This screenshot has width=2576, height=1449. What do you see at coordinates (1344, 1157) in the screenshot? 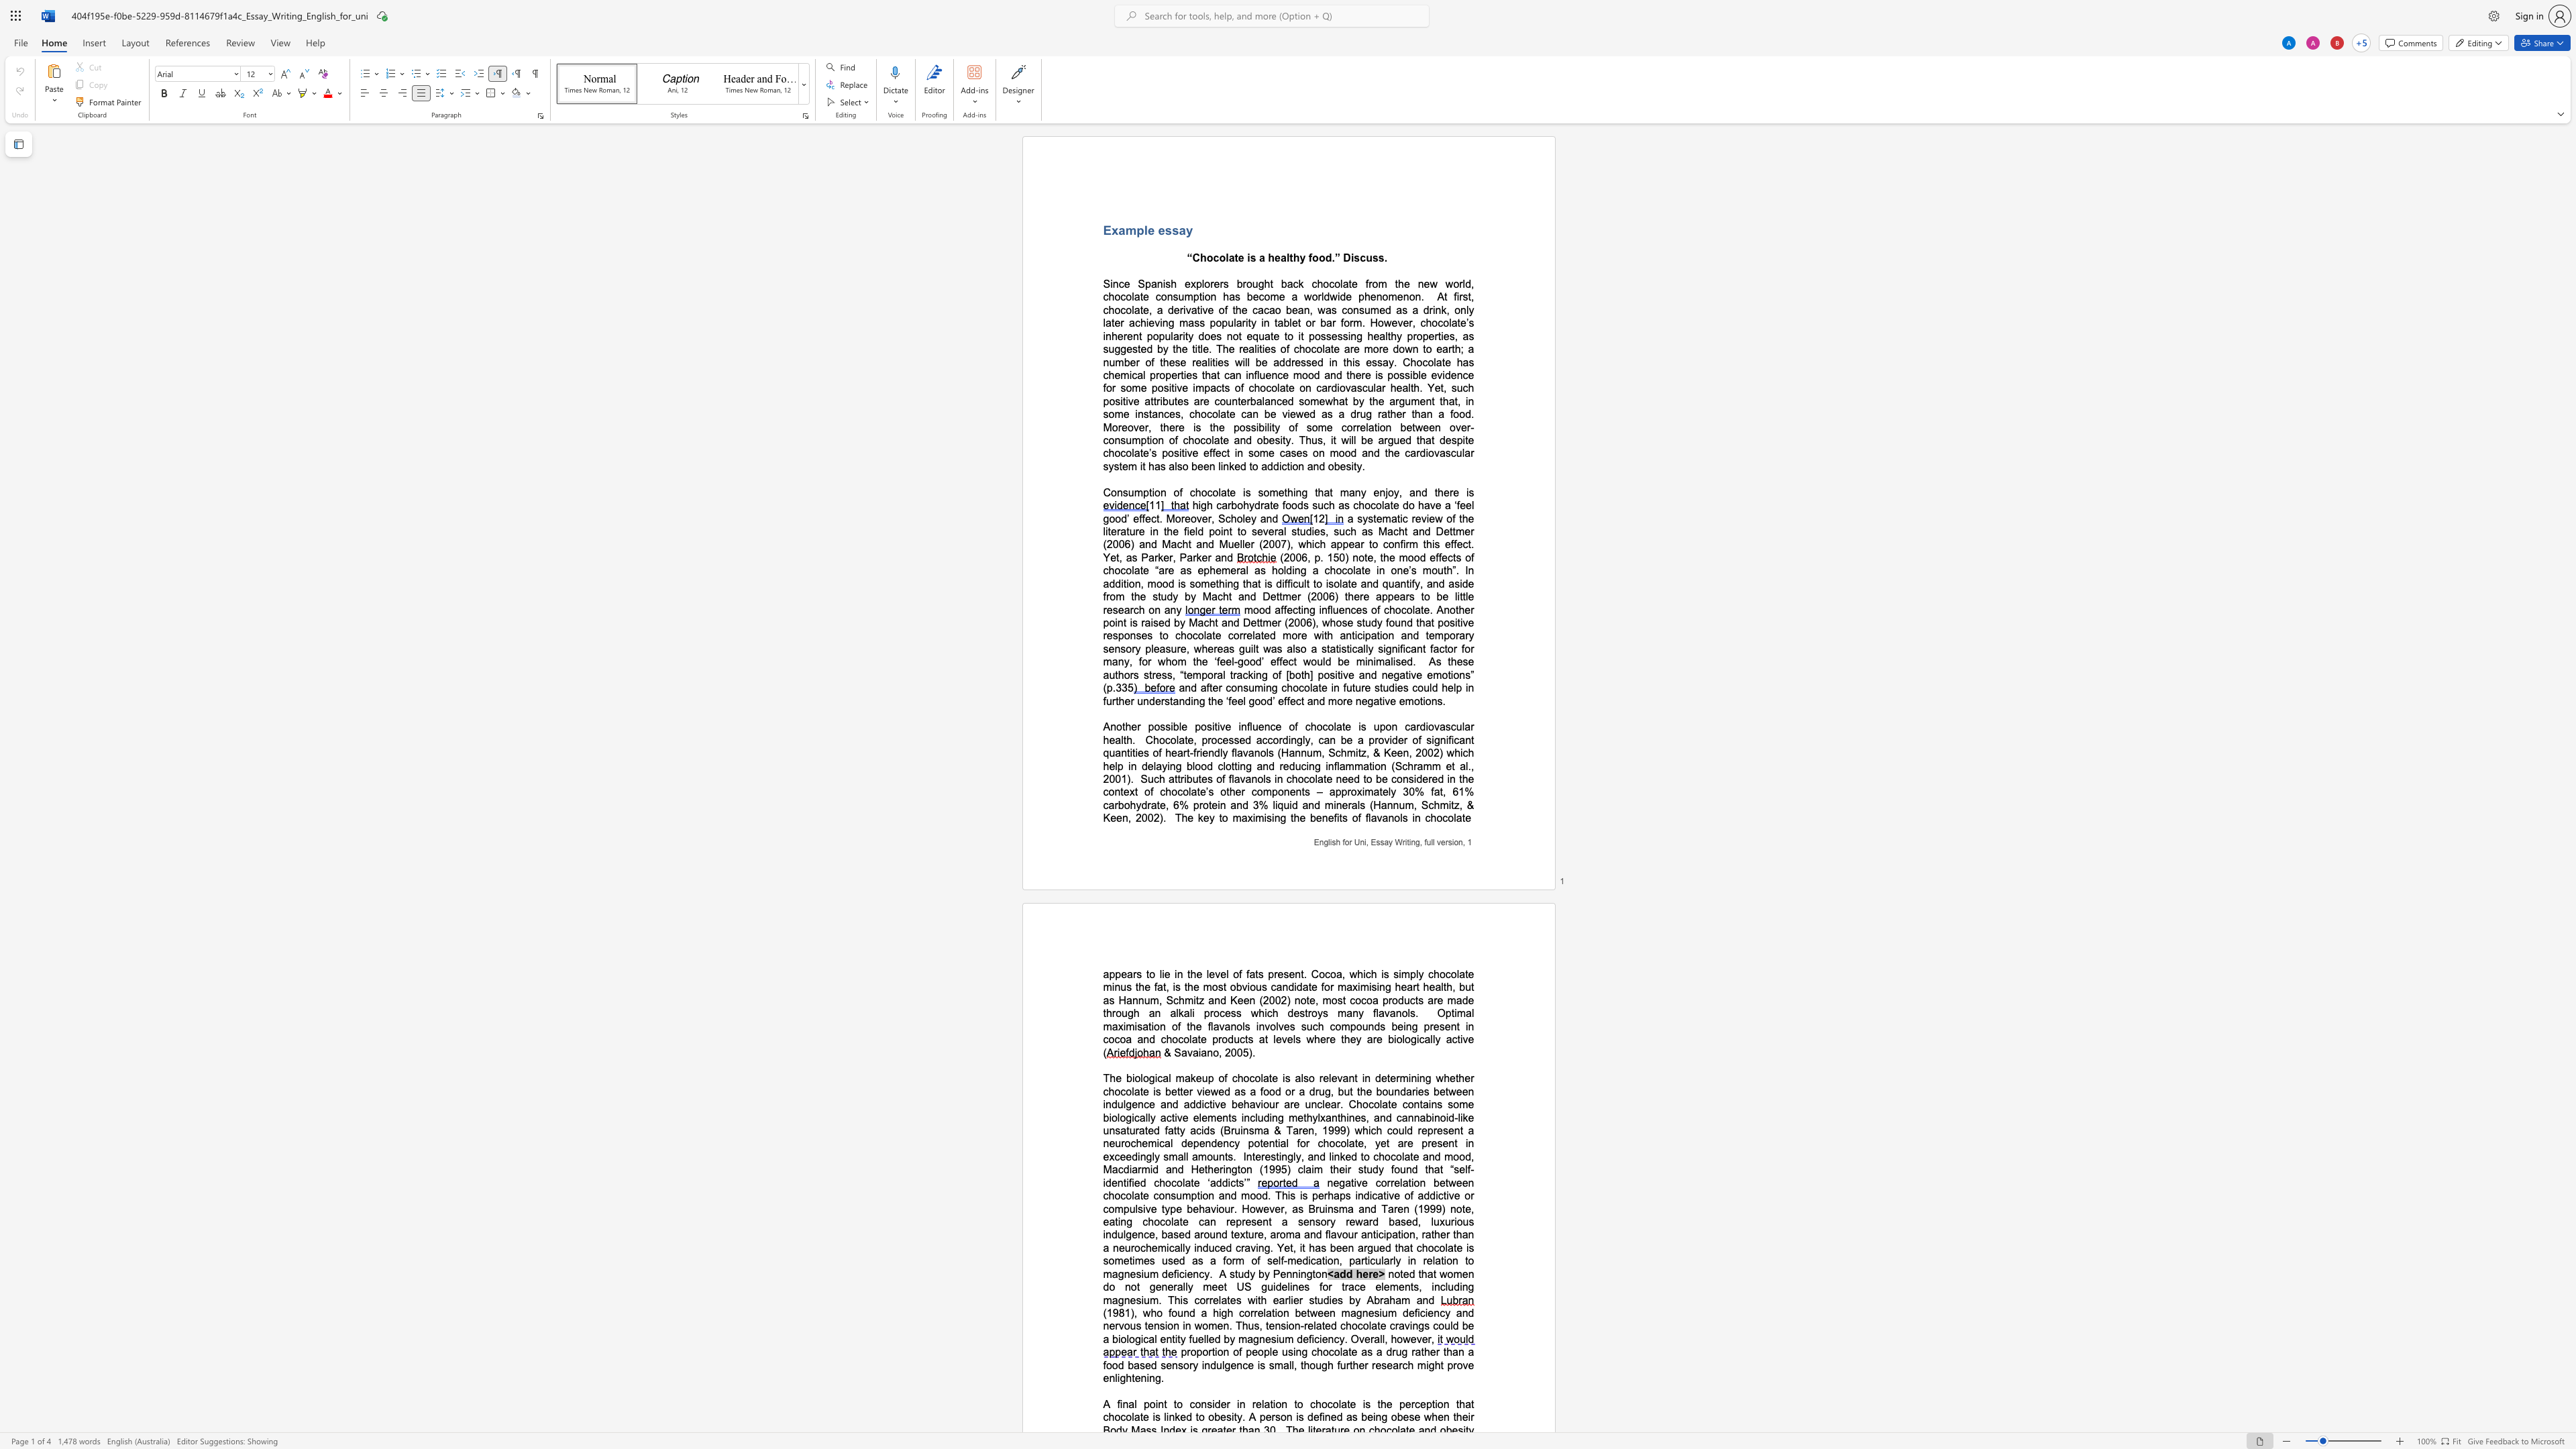
I see `the space between the continuous character "k" and "e" in the text` at bounding box center [1344, 1157].